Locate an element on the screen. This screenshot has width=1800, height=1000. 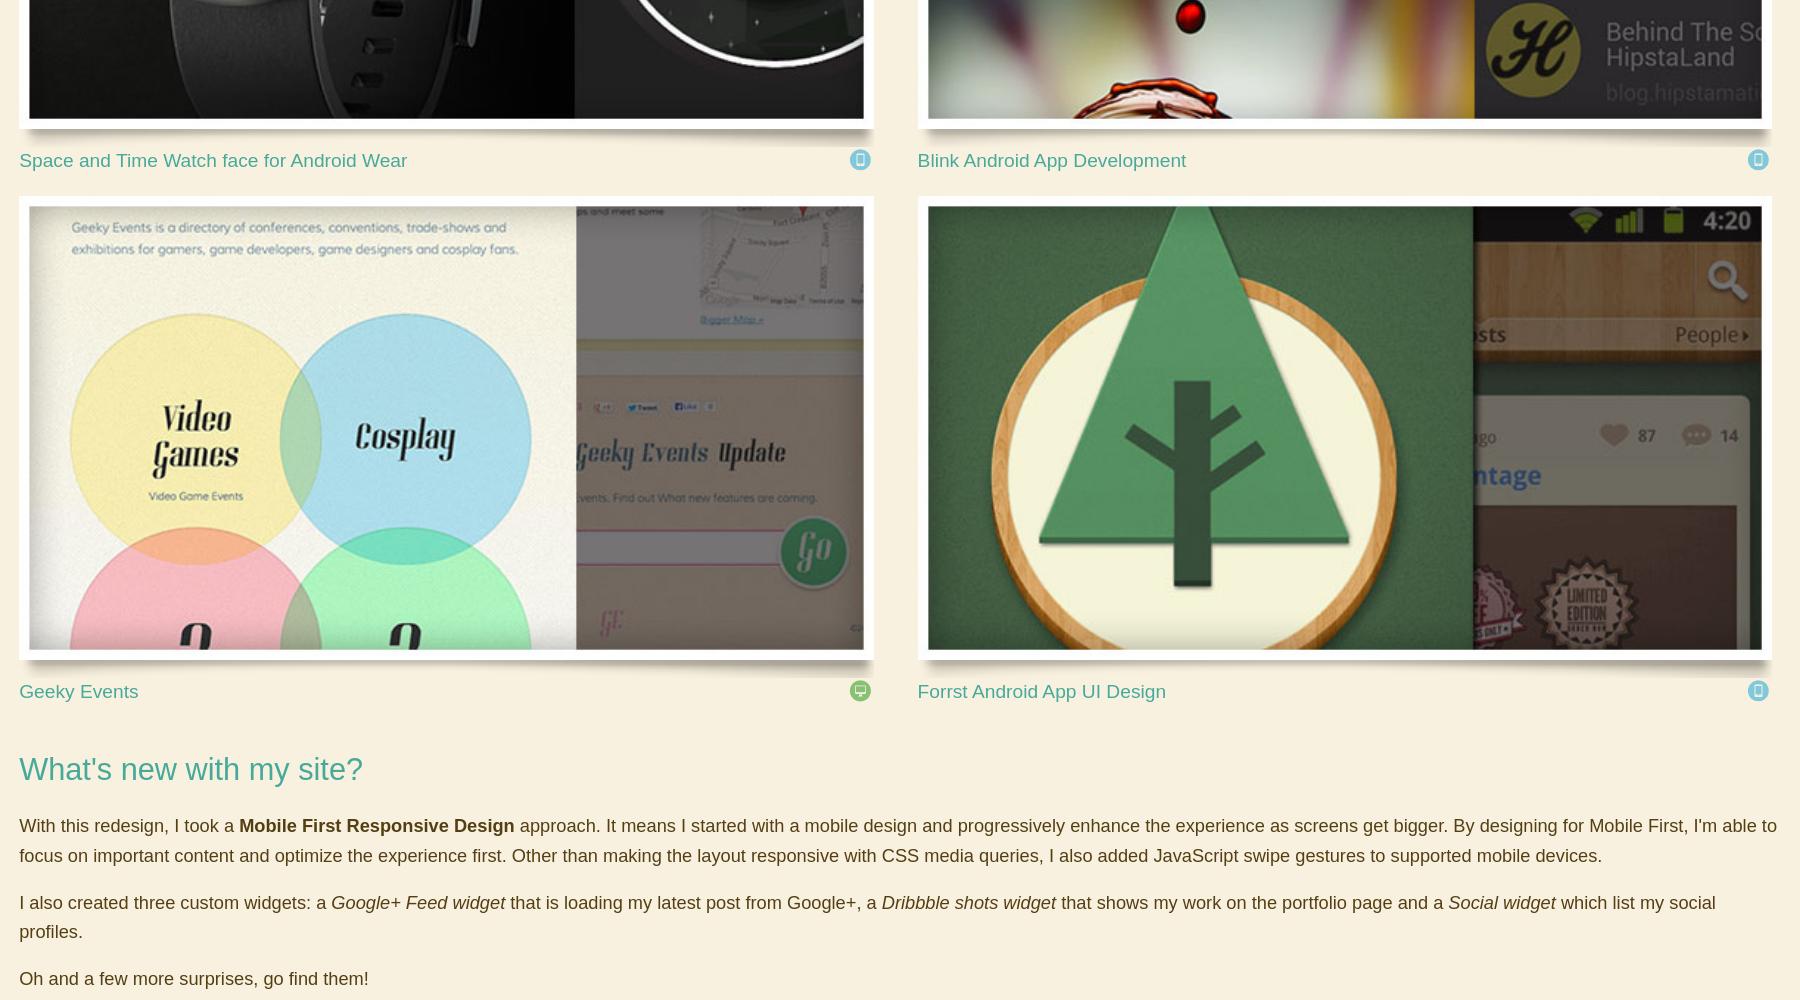
'which list my social profiles.' is located at coordinates (18, 916).